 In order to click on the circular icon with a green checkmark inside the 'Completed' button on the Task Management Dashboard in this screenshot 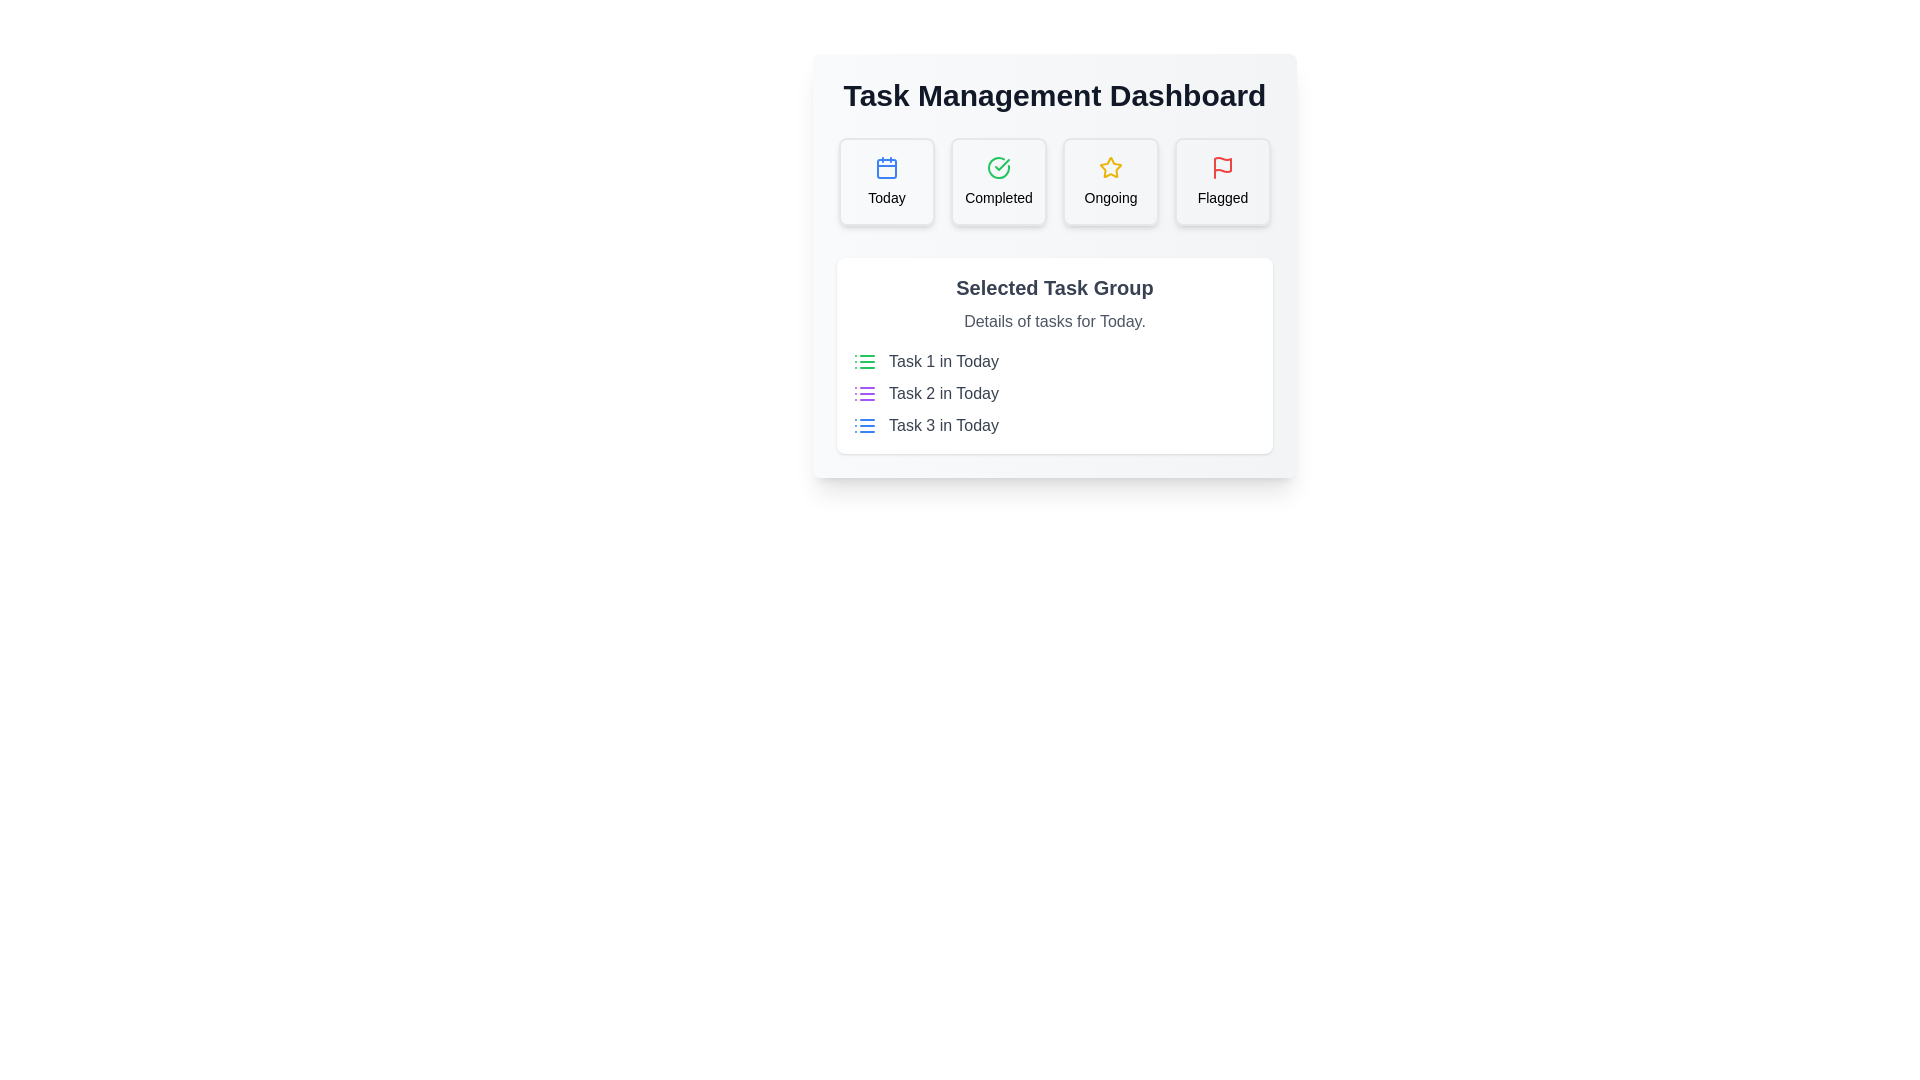, I will do `click(998, 167)`.